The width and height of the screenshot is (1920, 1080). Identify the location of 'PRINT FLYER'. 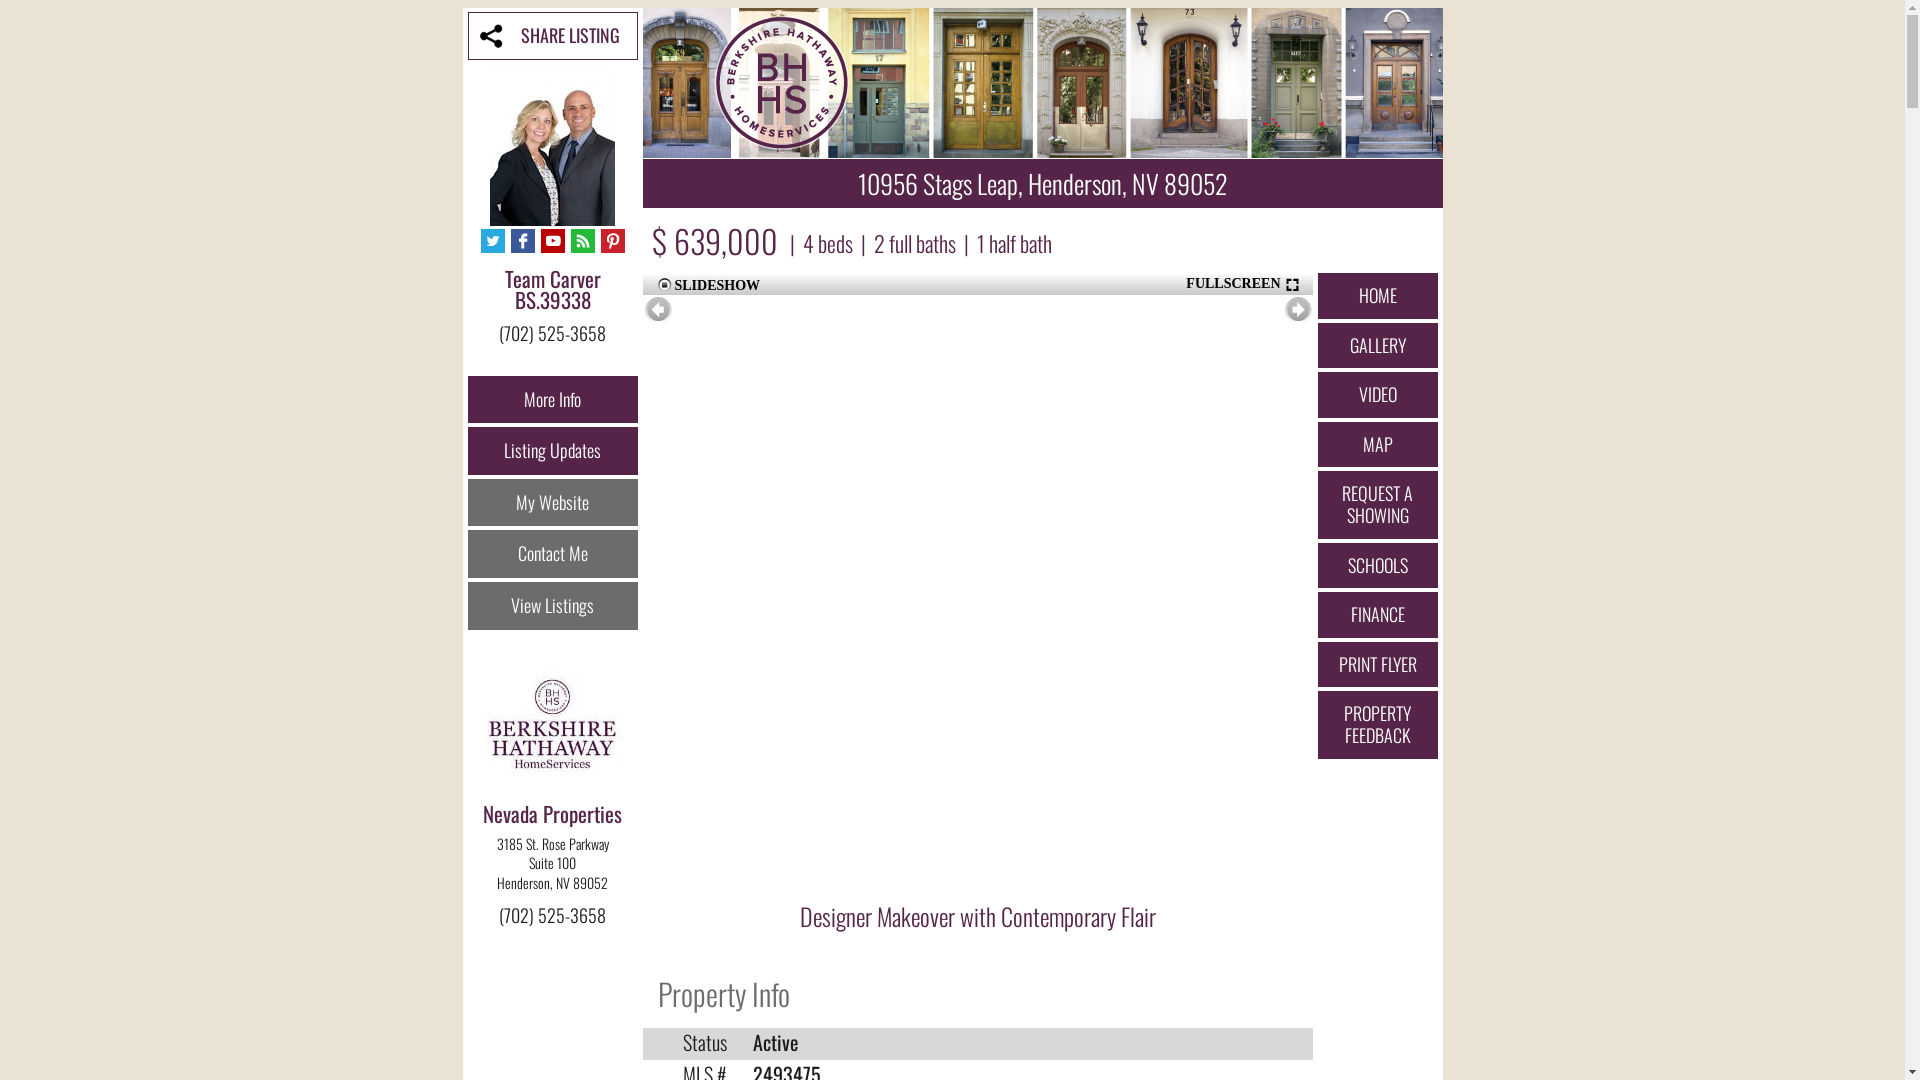
(1376, 664).